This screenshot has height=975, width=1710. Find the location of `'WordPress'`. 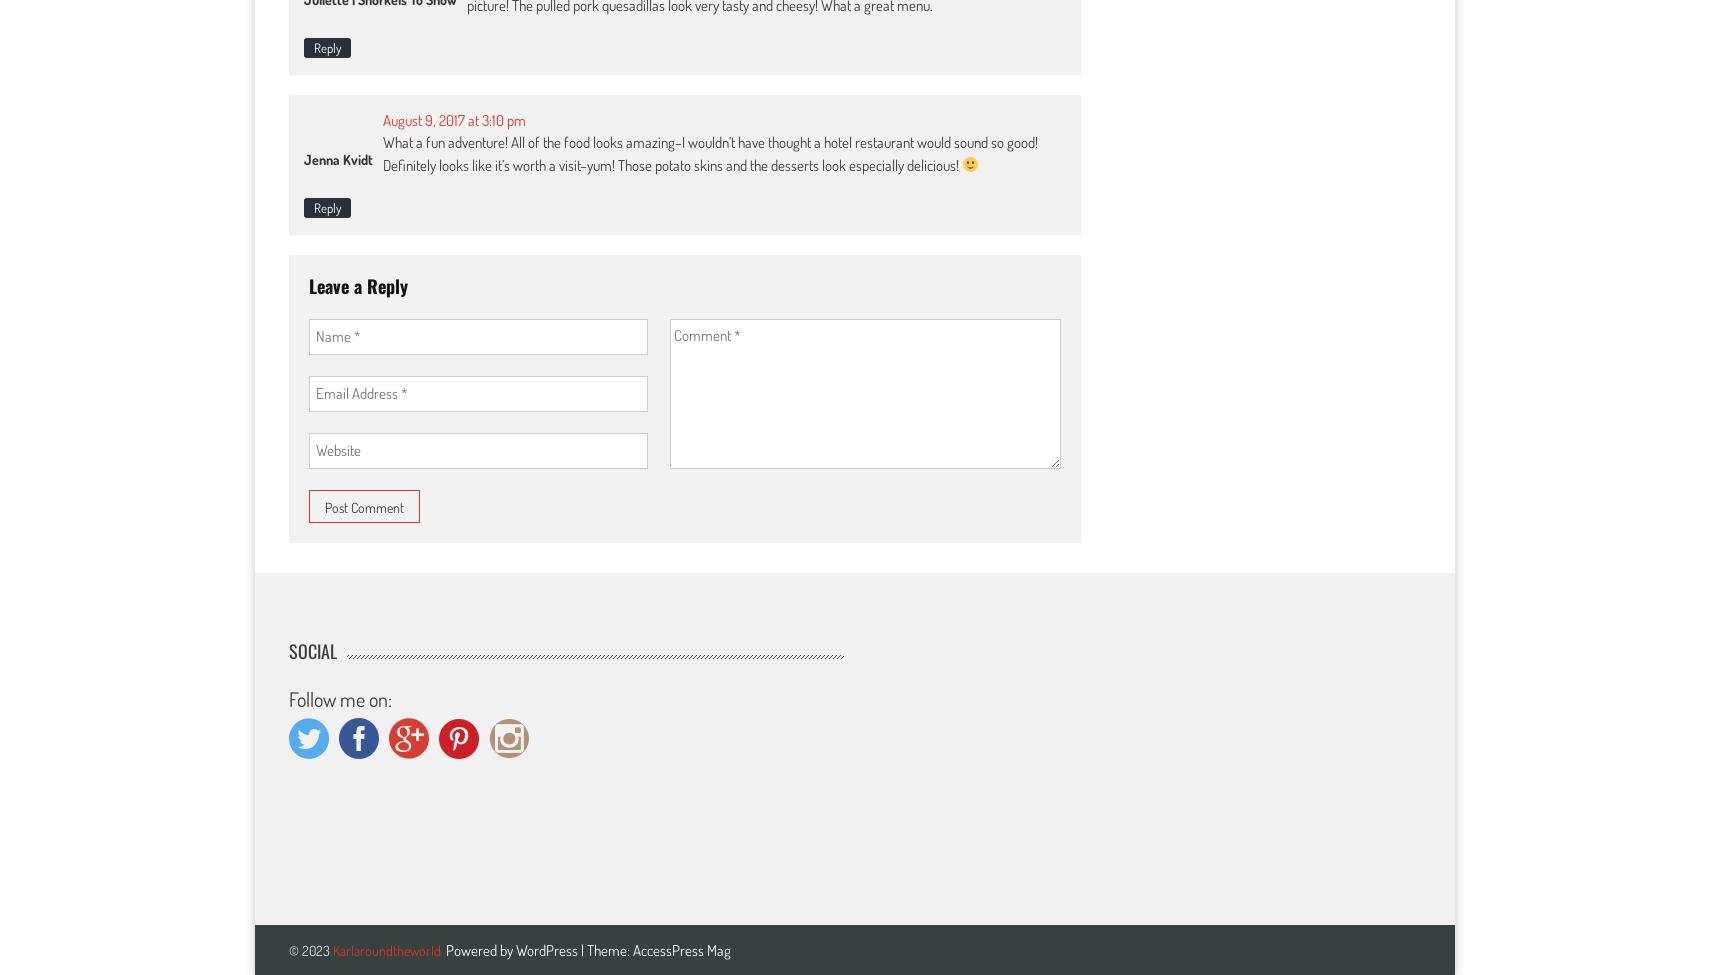

'WordPress' is located at coordinates (516, 948).